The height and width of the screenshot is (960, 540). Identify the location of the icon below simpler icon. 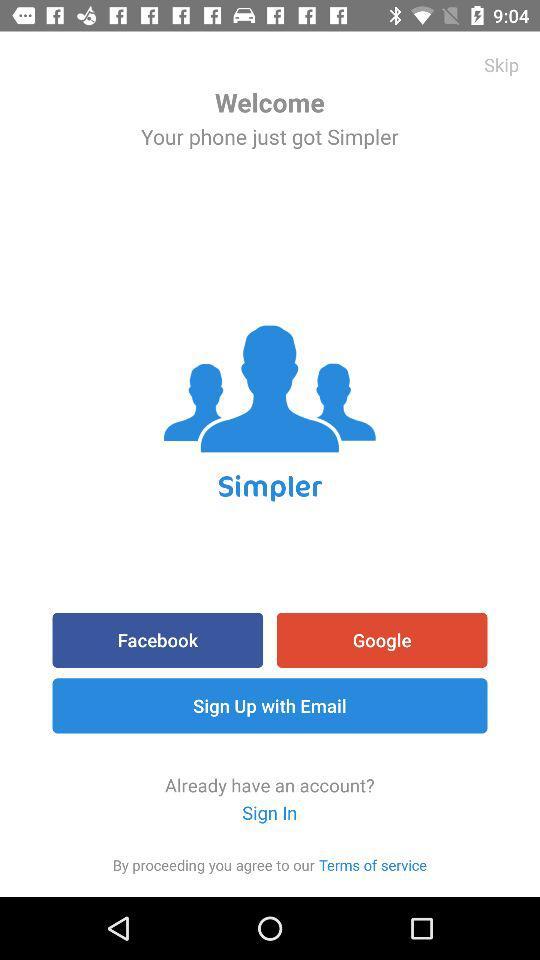
(156, 639).